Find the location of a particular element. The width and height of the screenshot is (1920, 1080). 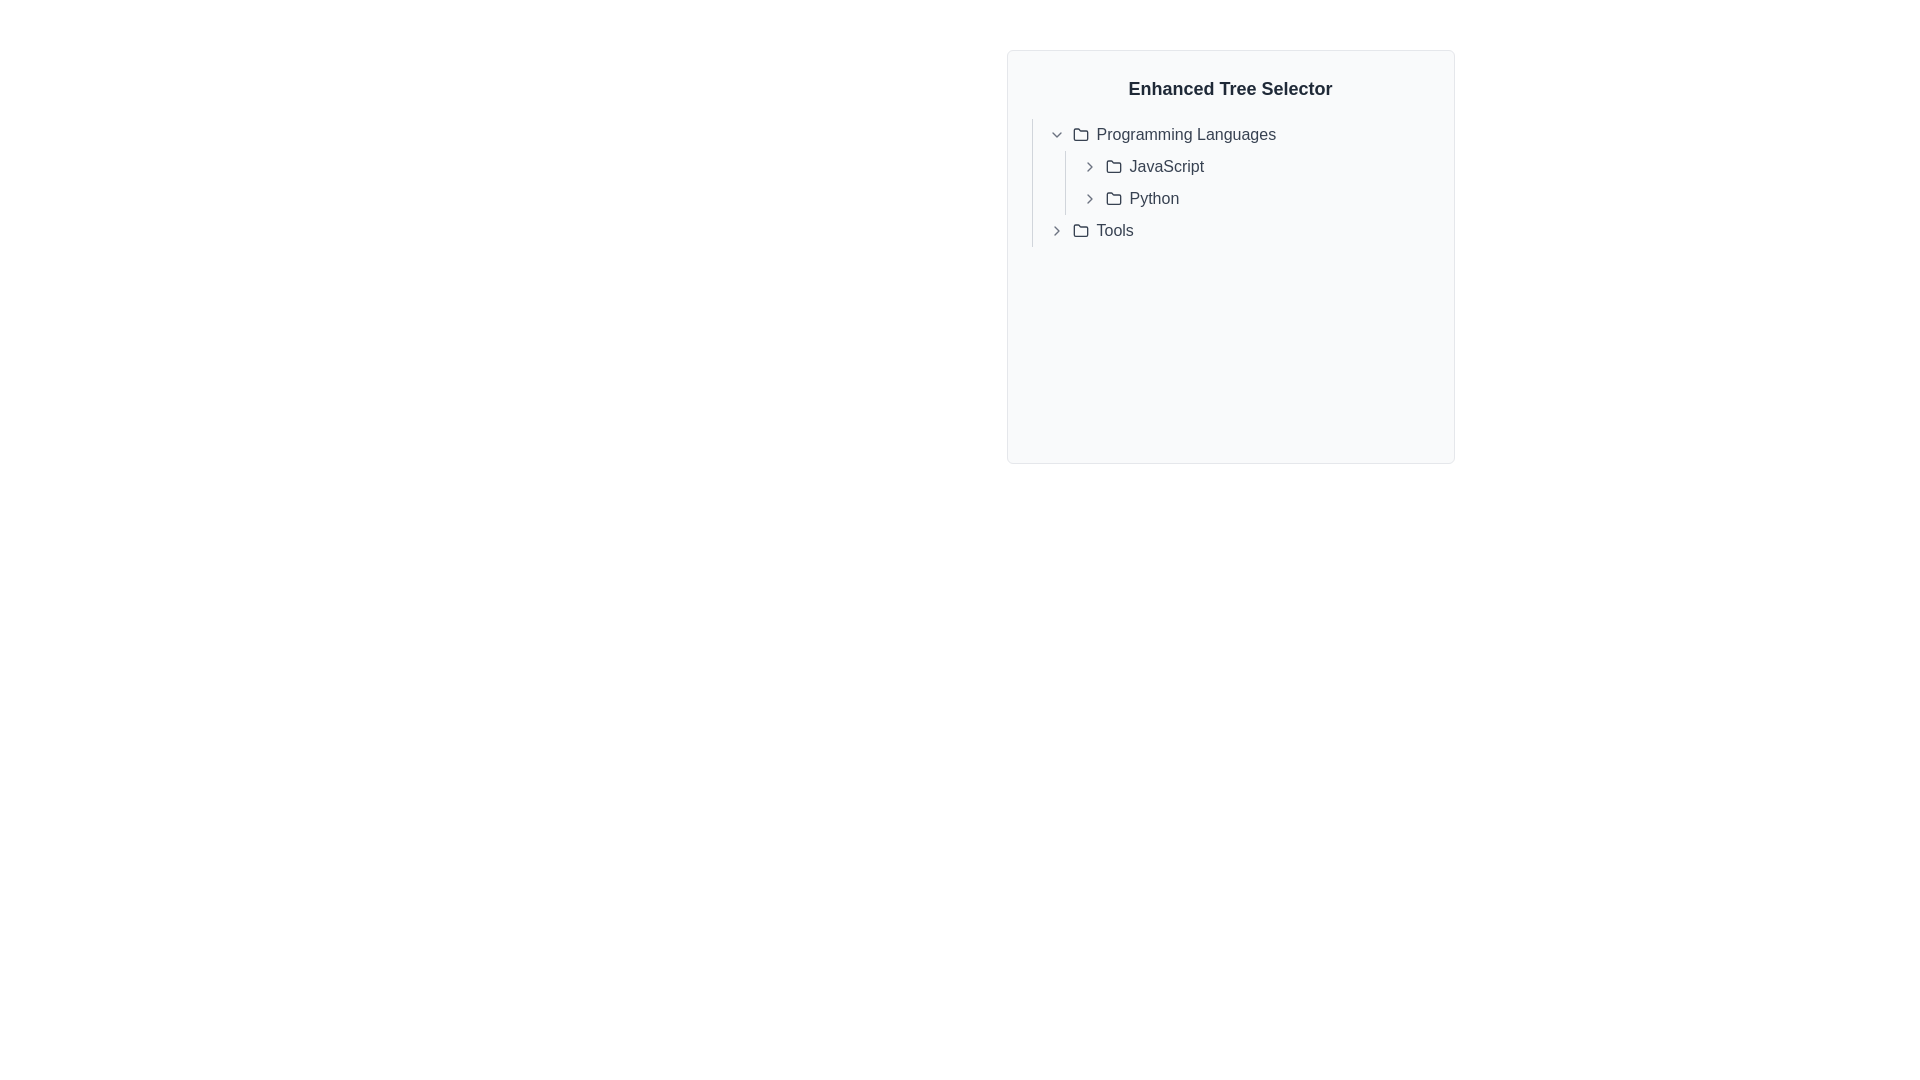

the small folder icon located next to the 'JavaScript' text label in the 'Enhanced Tree Selector' component is located at coordinates (1112, 165).